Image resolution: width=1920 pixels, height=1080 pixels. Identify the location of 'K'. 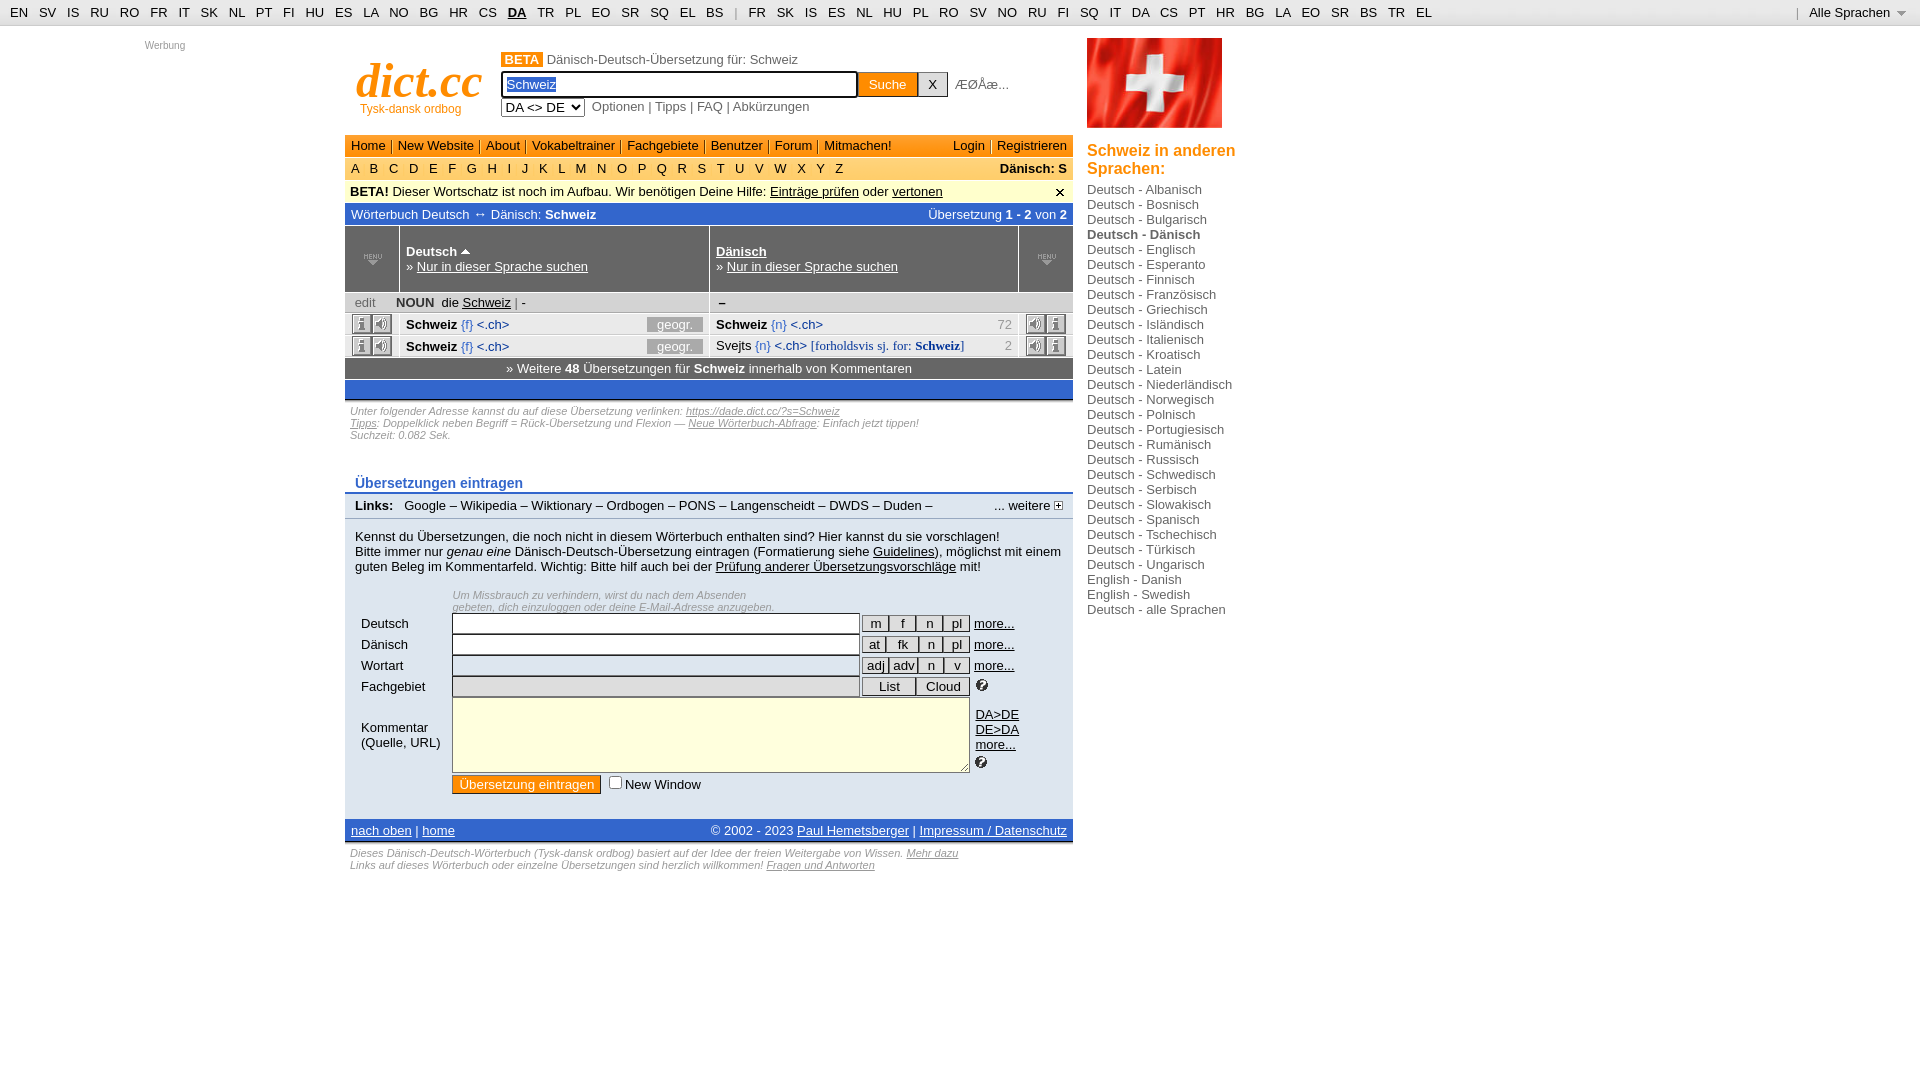
(534, 167).